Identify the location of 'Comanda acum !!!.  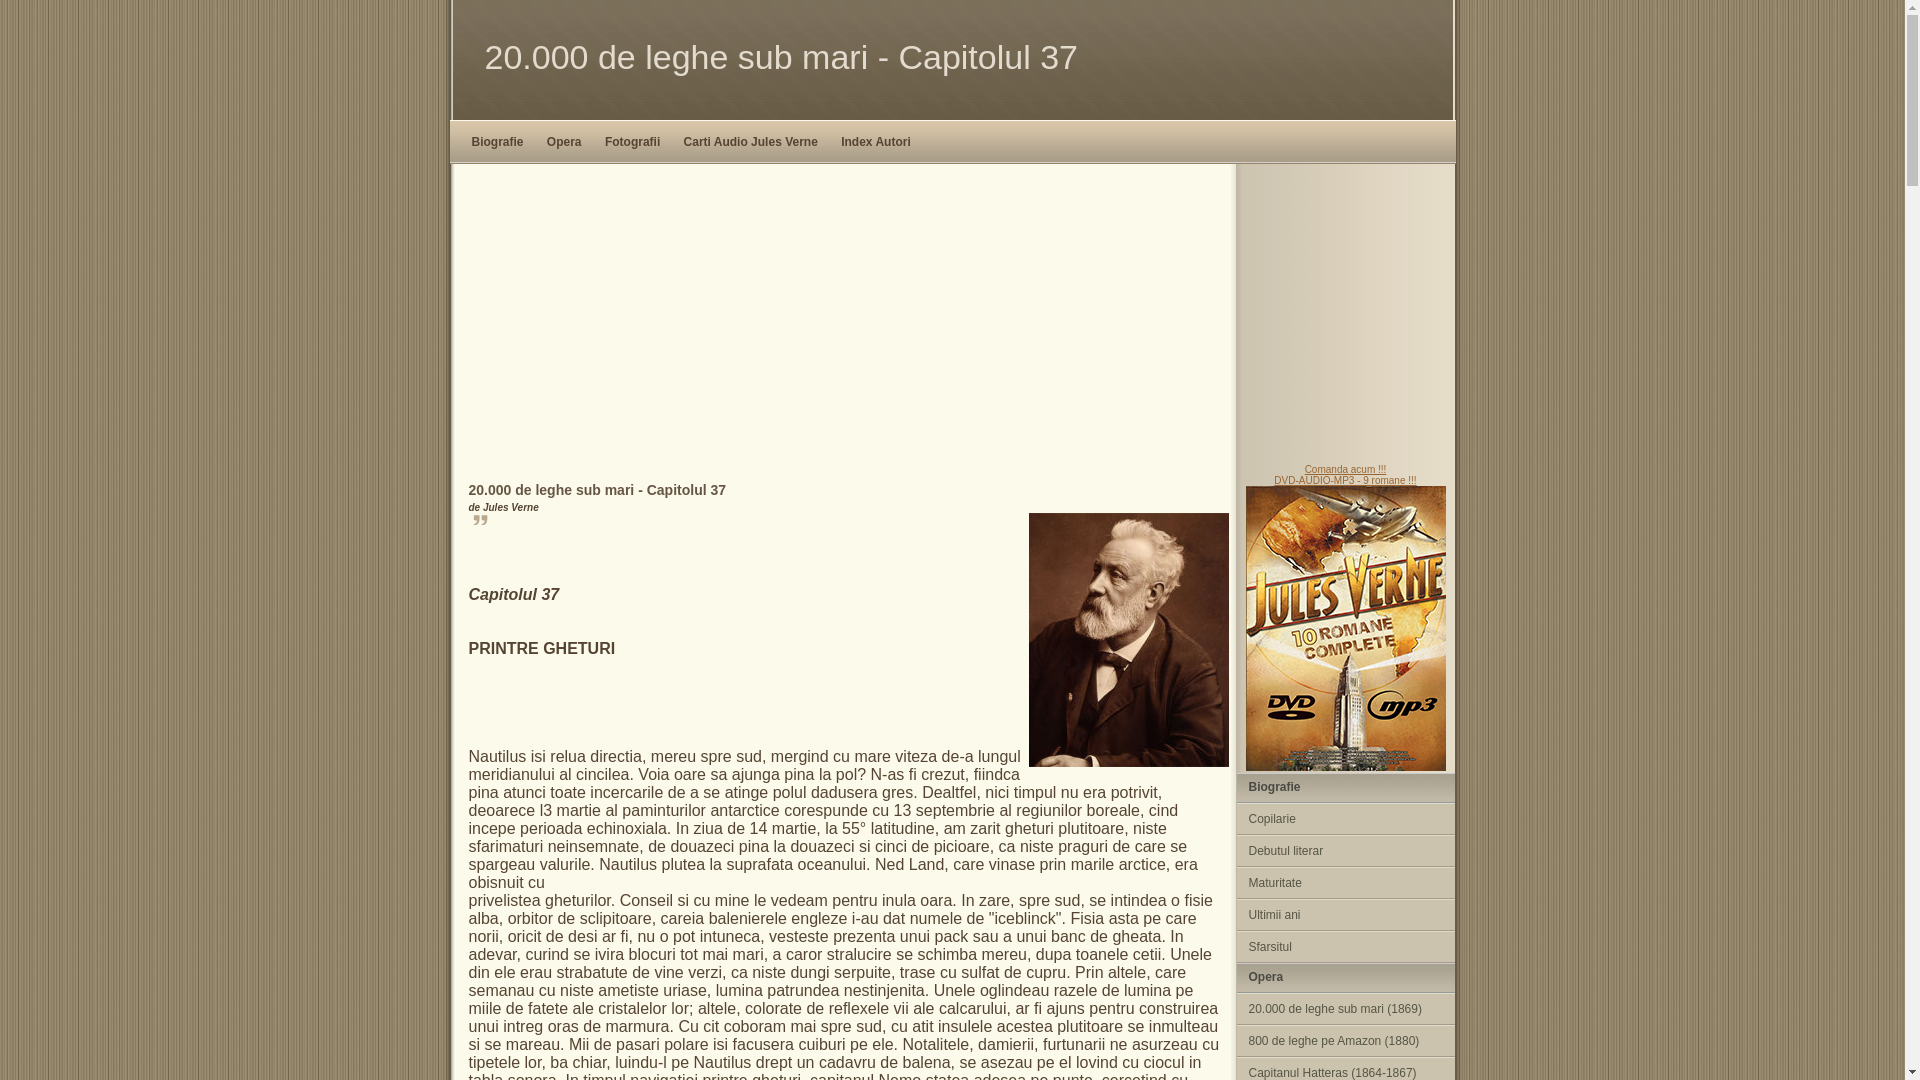
(1345, 617).